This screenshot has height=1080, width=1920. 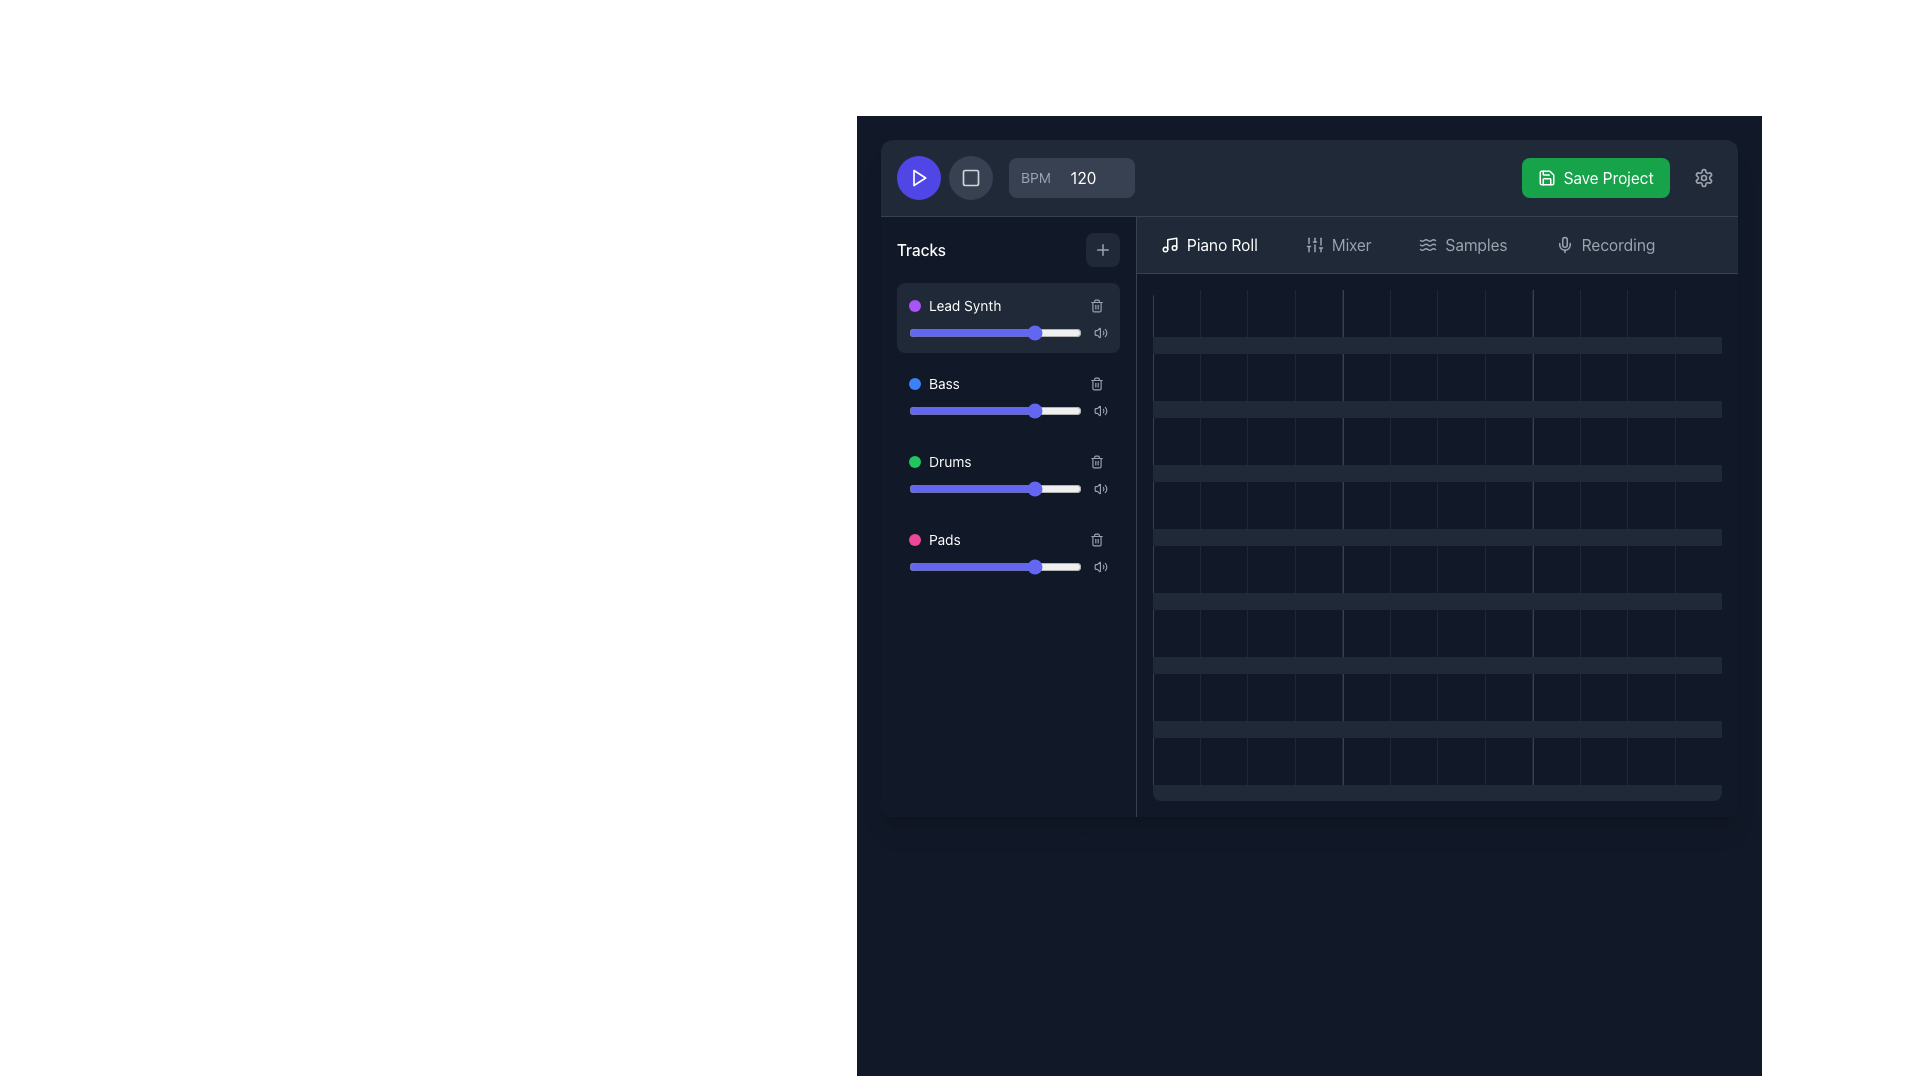 I want to click on the grid layout element located on the right side of the main interface, which serves as a primary content block for arranging or interacting with smaller components like musical notes, so click(x=1436, y=545).